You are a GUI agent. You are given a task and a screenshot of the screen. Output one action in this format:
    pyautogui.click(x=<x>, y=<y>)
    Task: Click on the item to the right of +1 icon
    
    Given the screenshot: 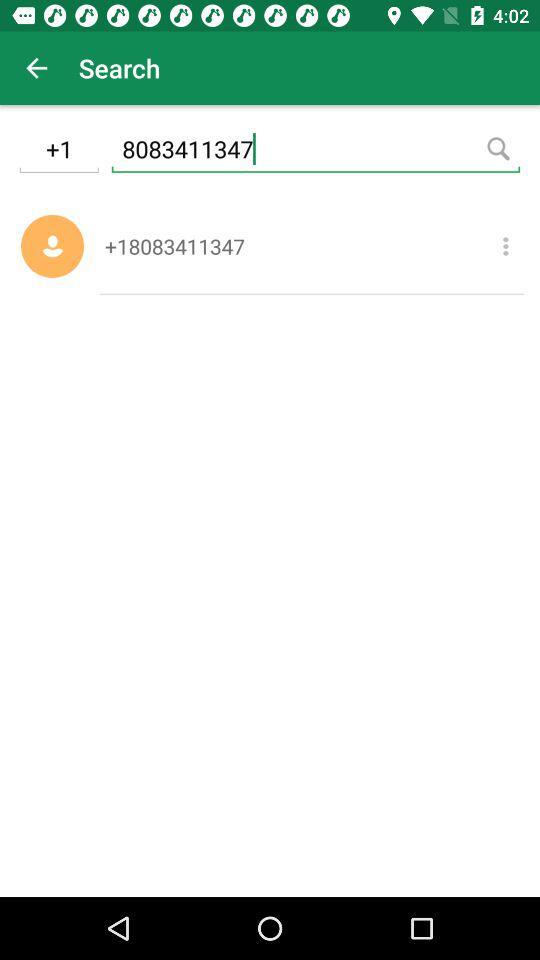 What is the action you would take?
    pyautogui.click(x=315, y=151)
    